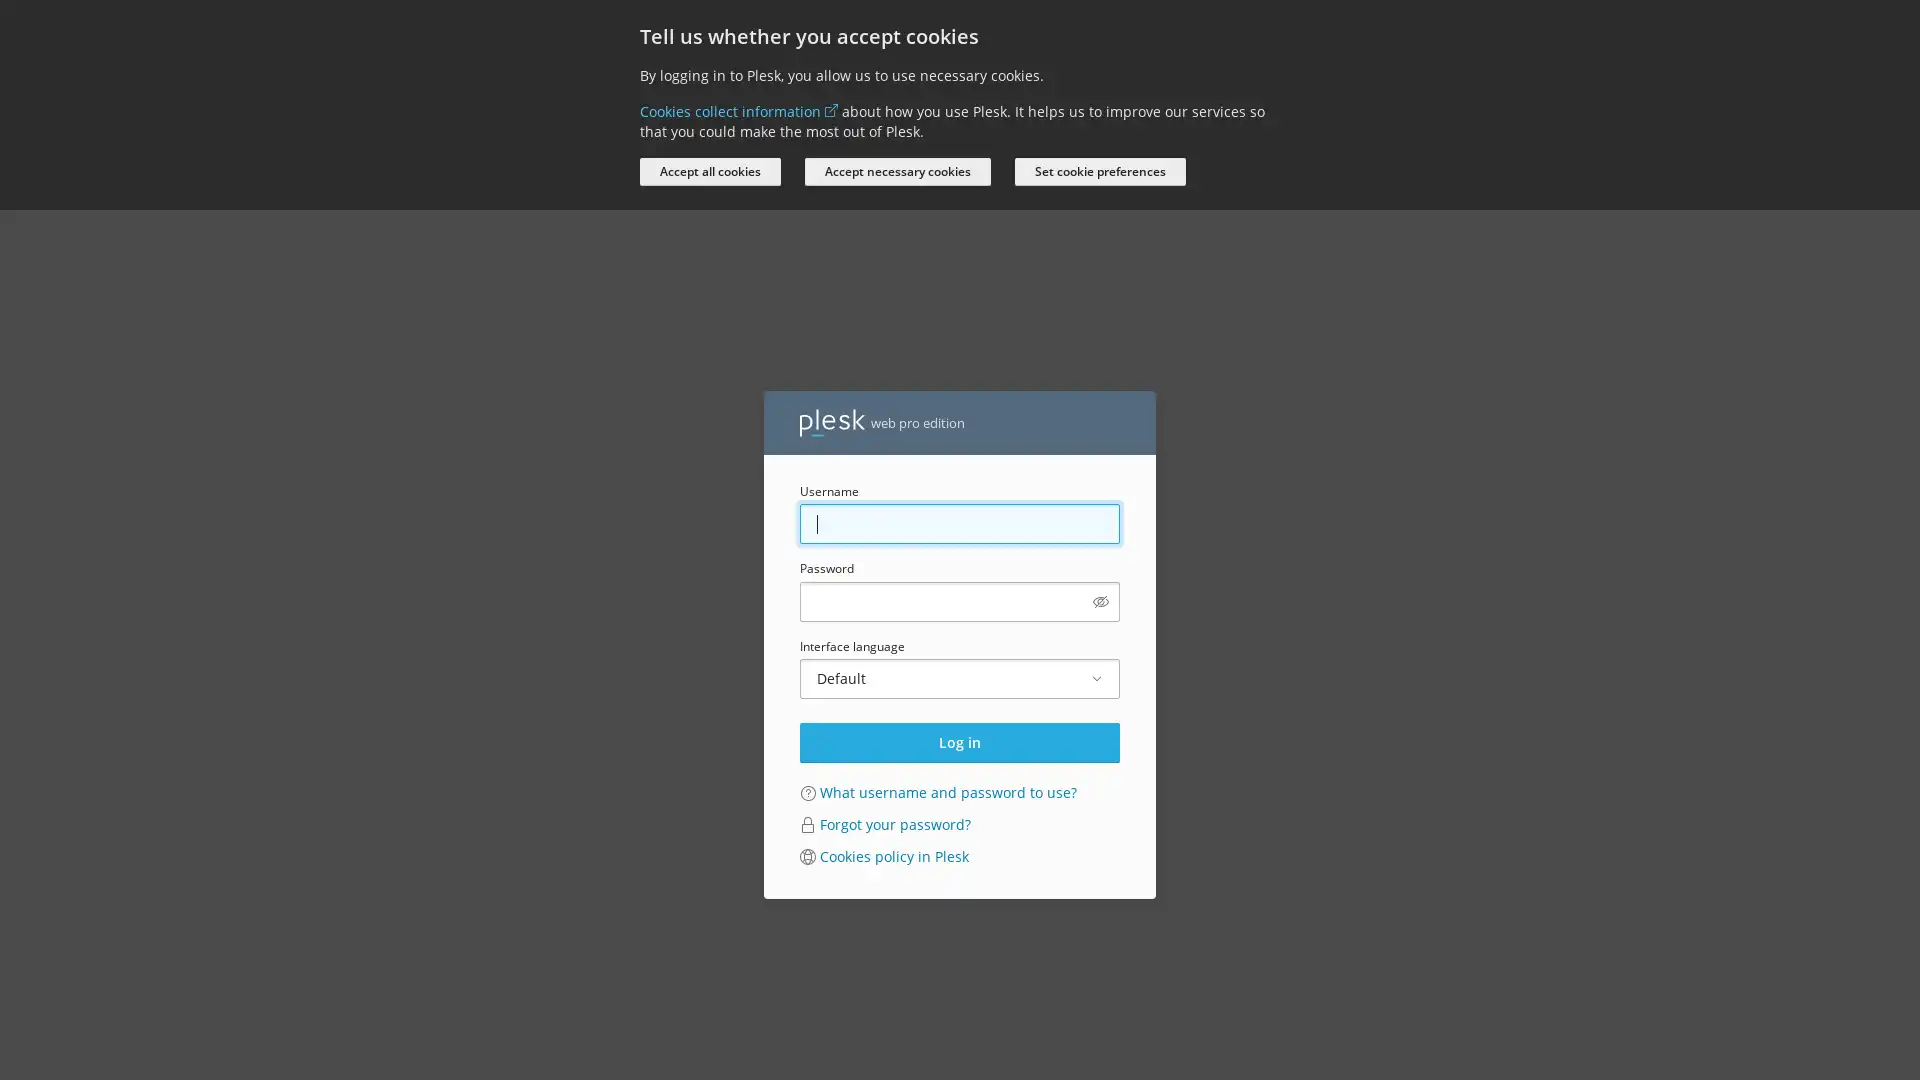  Describe the element at coordinates (710, 171) in the screenshot. I see `Accept all cookies` at that location.